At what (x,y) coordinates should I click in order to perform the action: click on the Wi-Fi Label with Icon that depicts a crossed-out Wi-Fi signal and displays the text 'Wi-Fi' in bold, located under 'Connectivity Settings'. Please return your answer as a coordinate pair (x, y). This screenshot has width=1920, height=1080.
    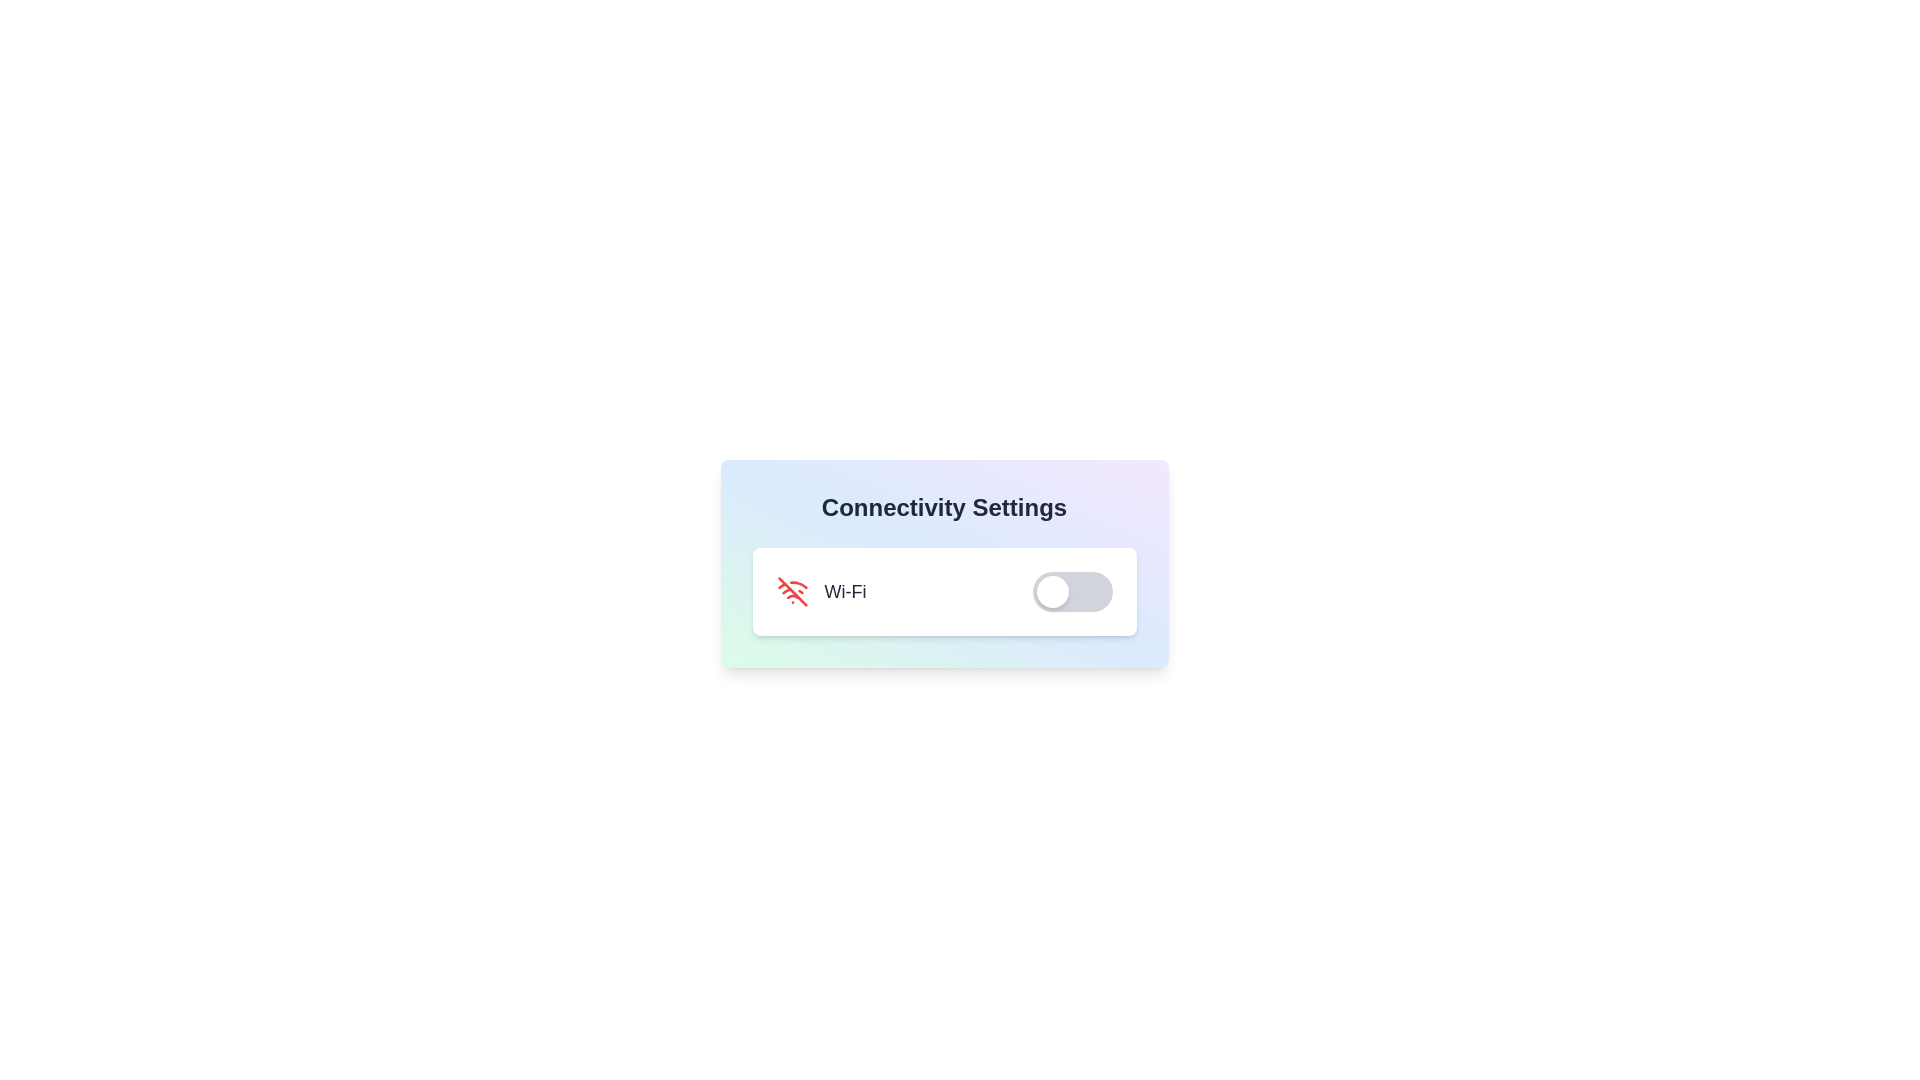
    Looking at the image, I should click on (821, 590).